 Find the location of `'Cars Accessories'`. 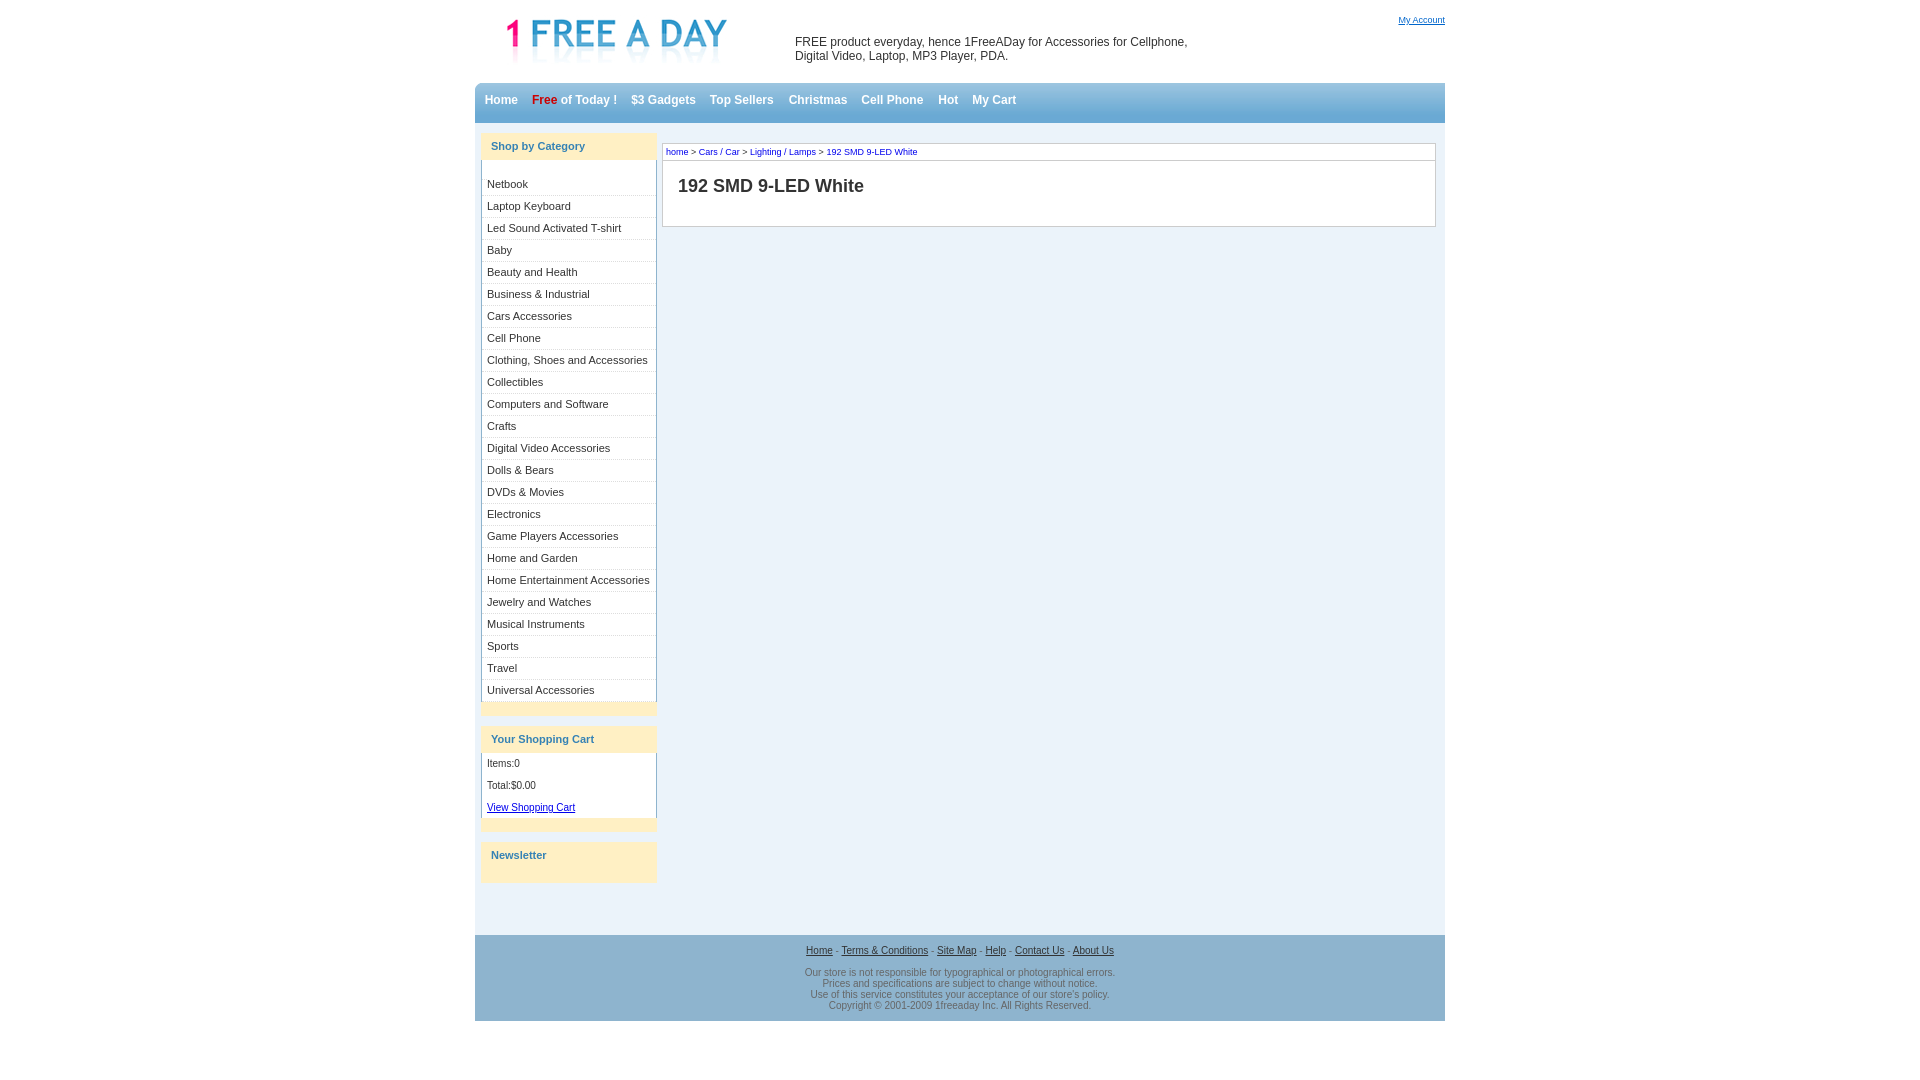

'Cars Accessories' is located at coordinates (486, 315).